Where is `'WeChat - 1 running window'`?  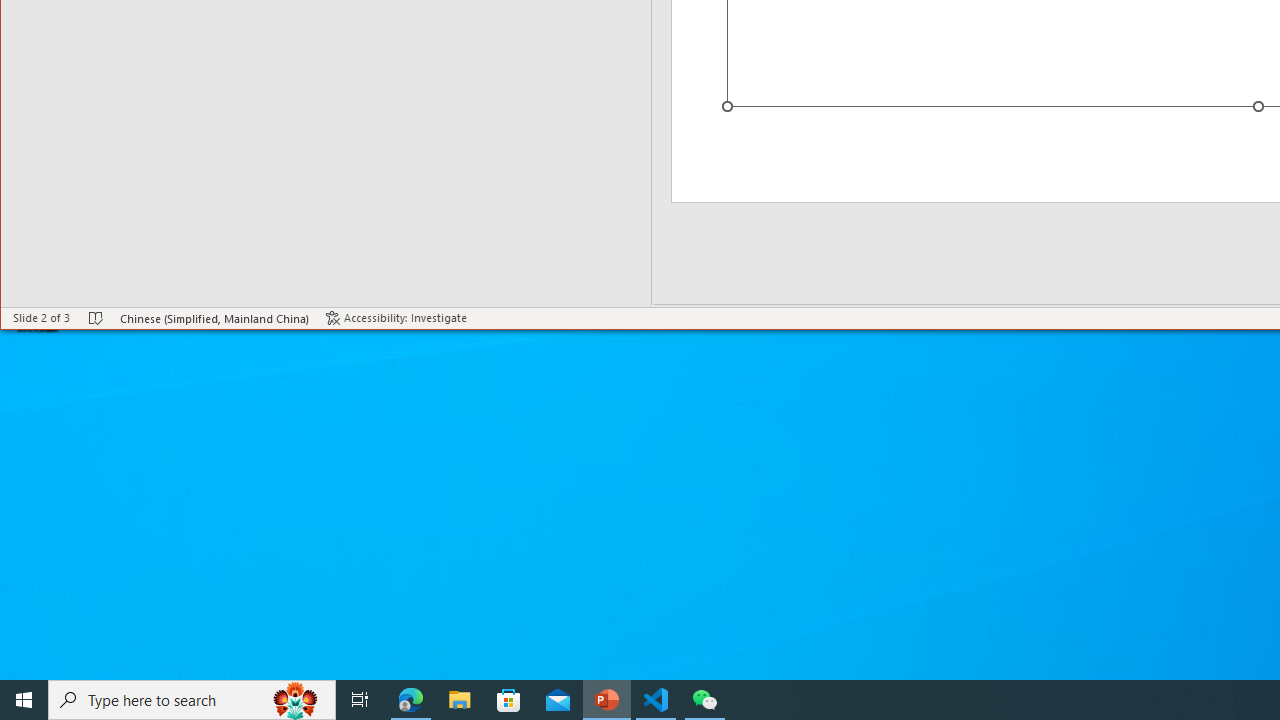 'WeChat - 1 running window' is located at coordinates (705, 698).